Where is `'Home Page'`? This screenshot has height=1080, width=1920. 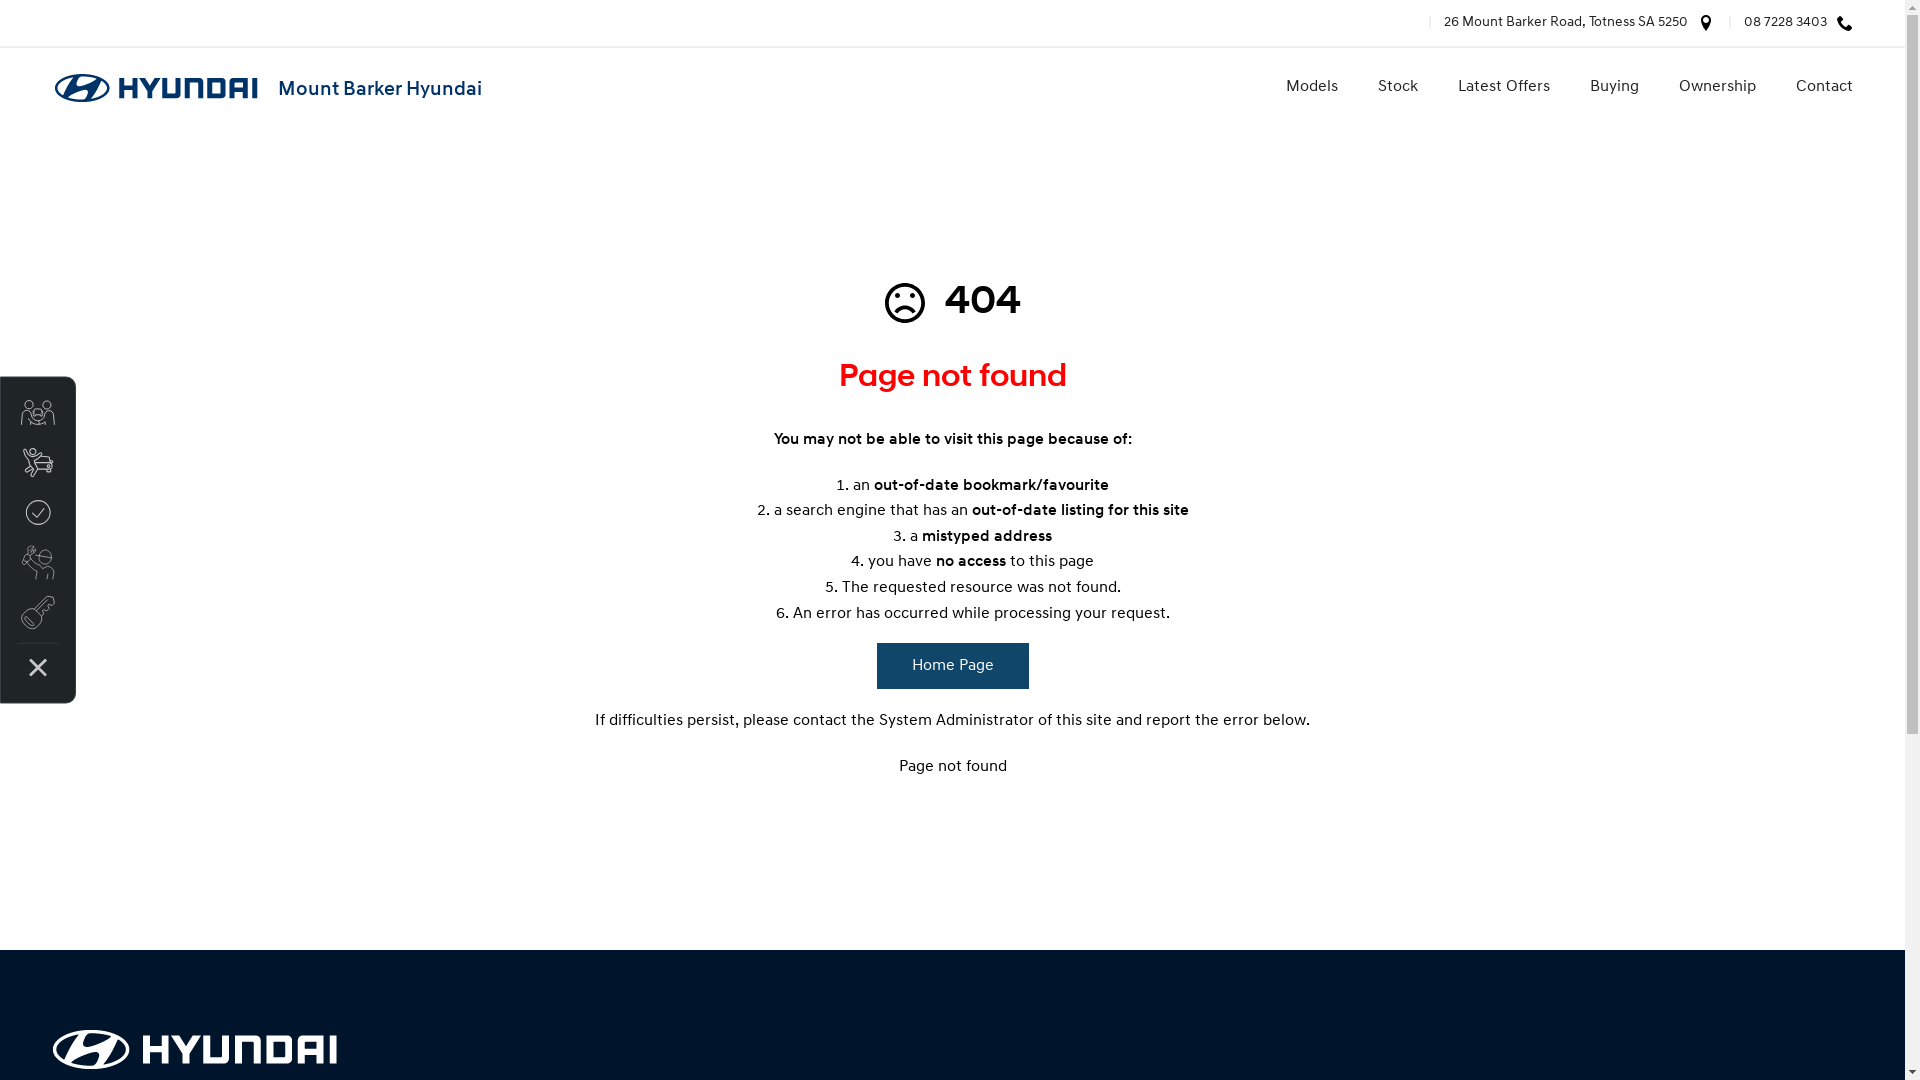 'Home Page' is located at coordinates (950, 666).